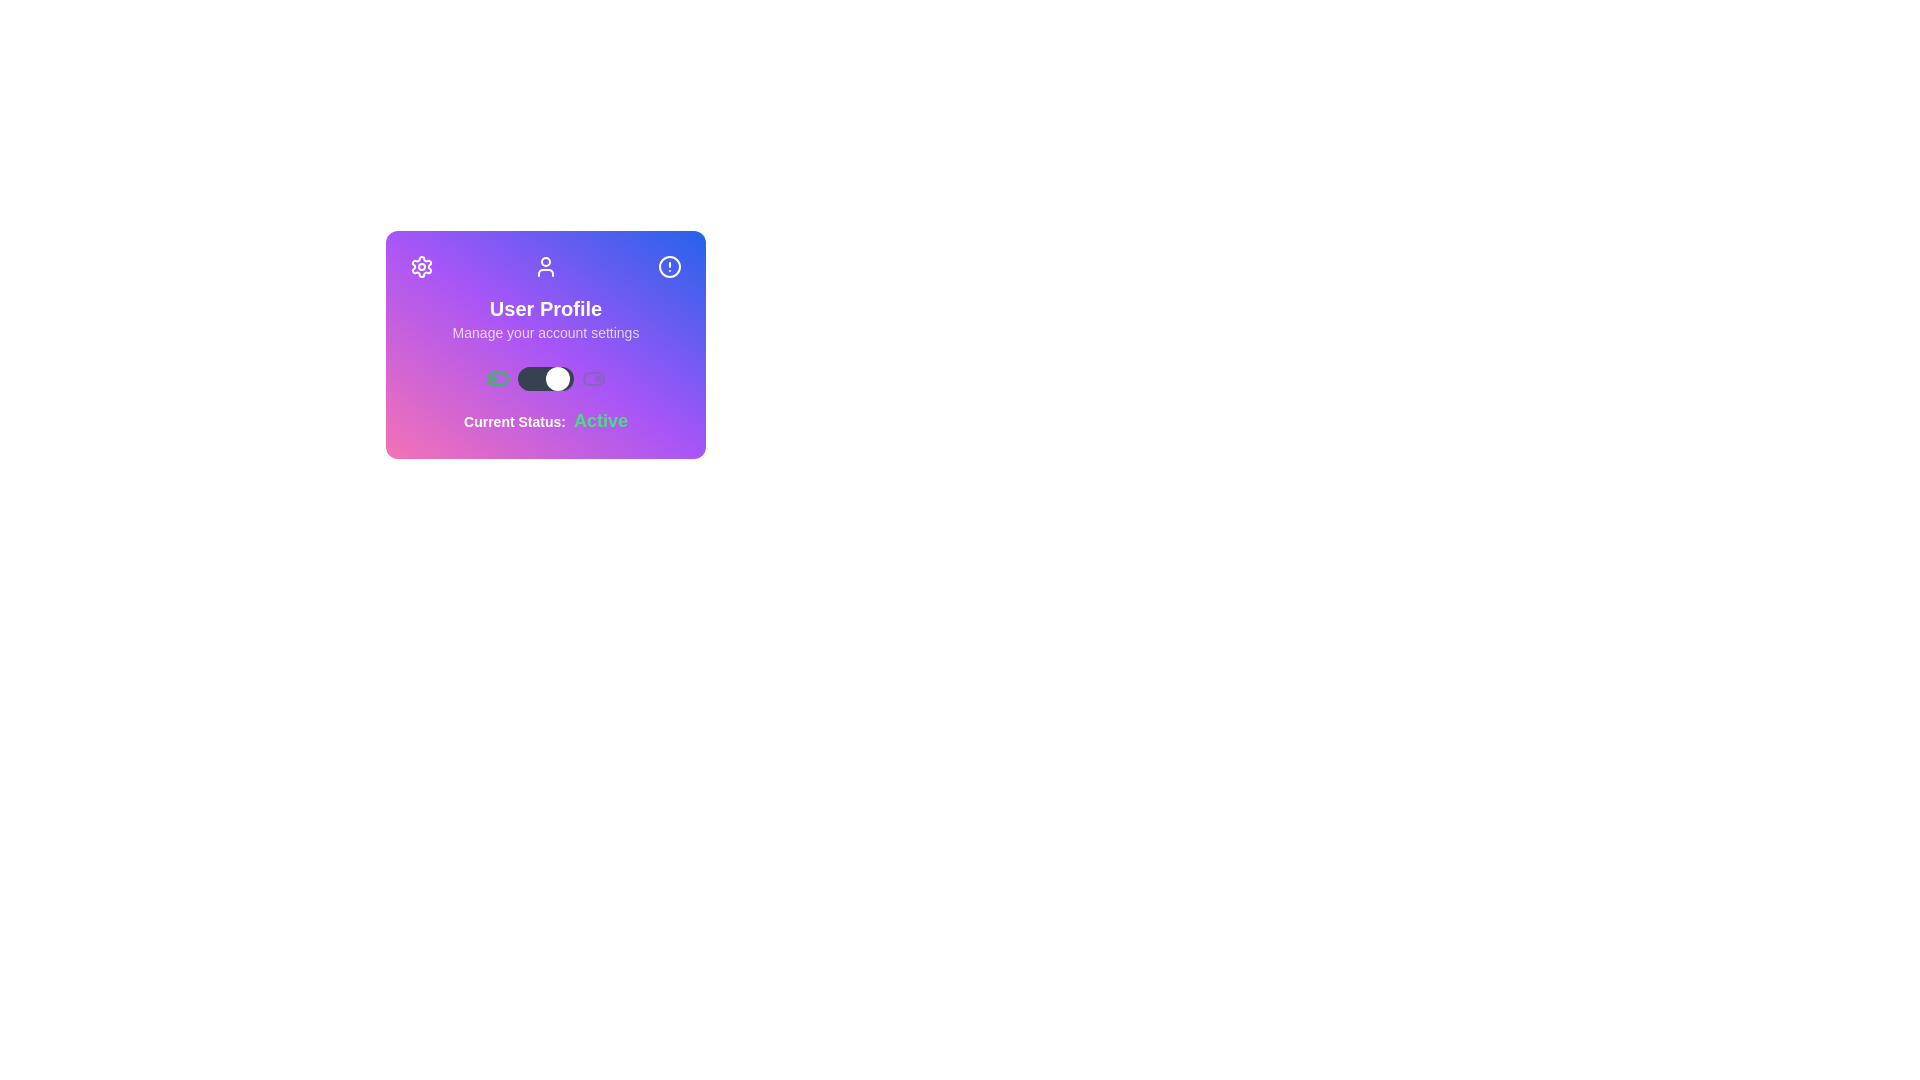 This screenshot has width=1920, height=1080. I want to click on the rightmost toggle switch icon that symbolizes the right position of a toggle switch, indicating a disabled or inactive state, so click(593, 378).